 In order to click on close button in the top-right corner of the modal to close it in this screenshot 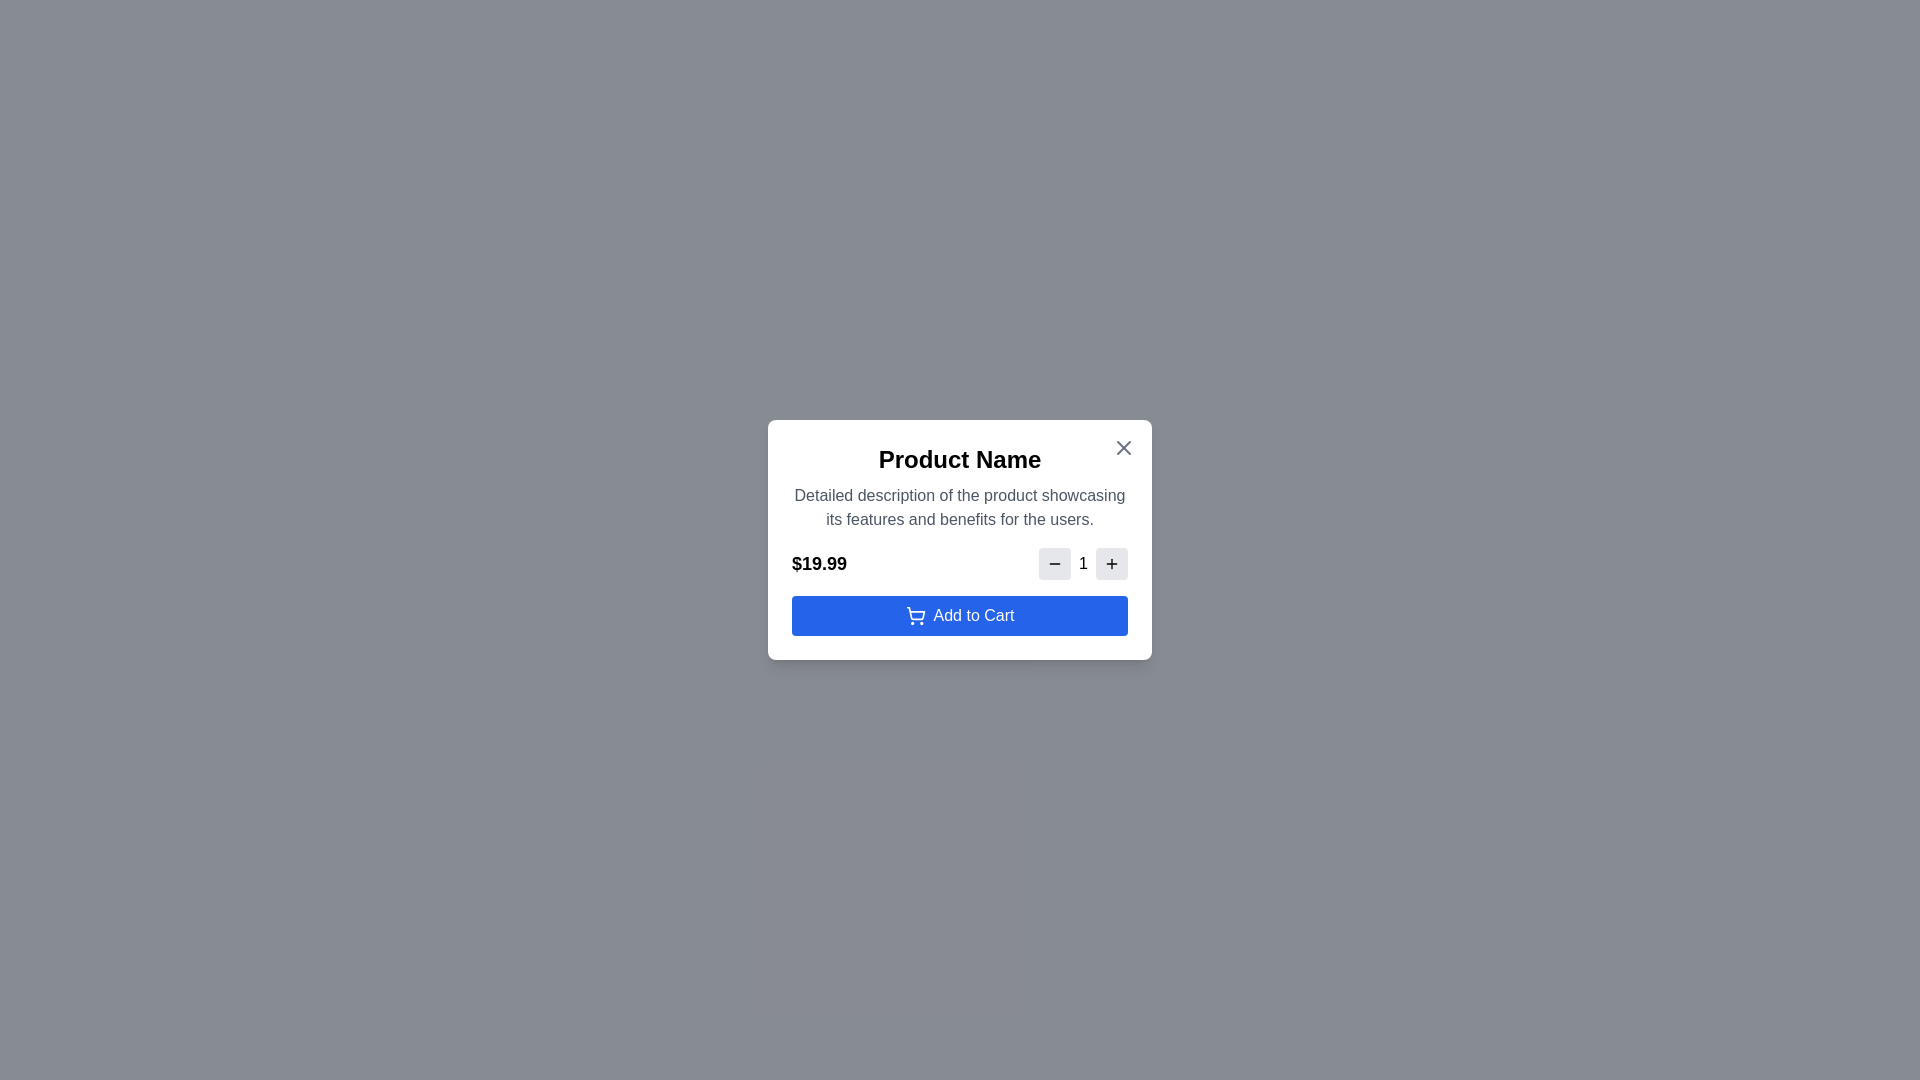, I will do `click(1123, 446)`.